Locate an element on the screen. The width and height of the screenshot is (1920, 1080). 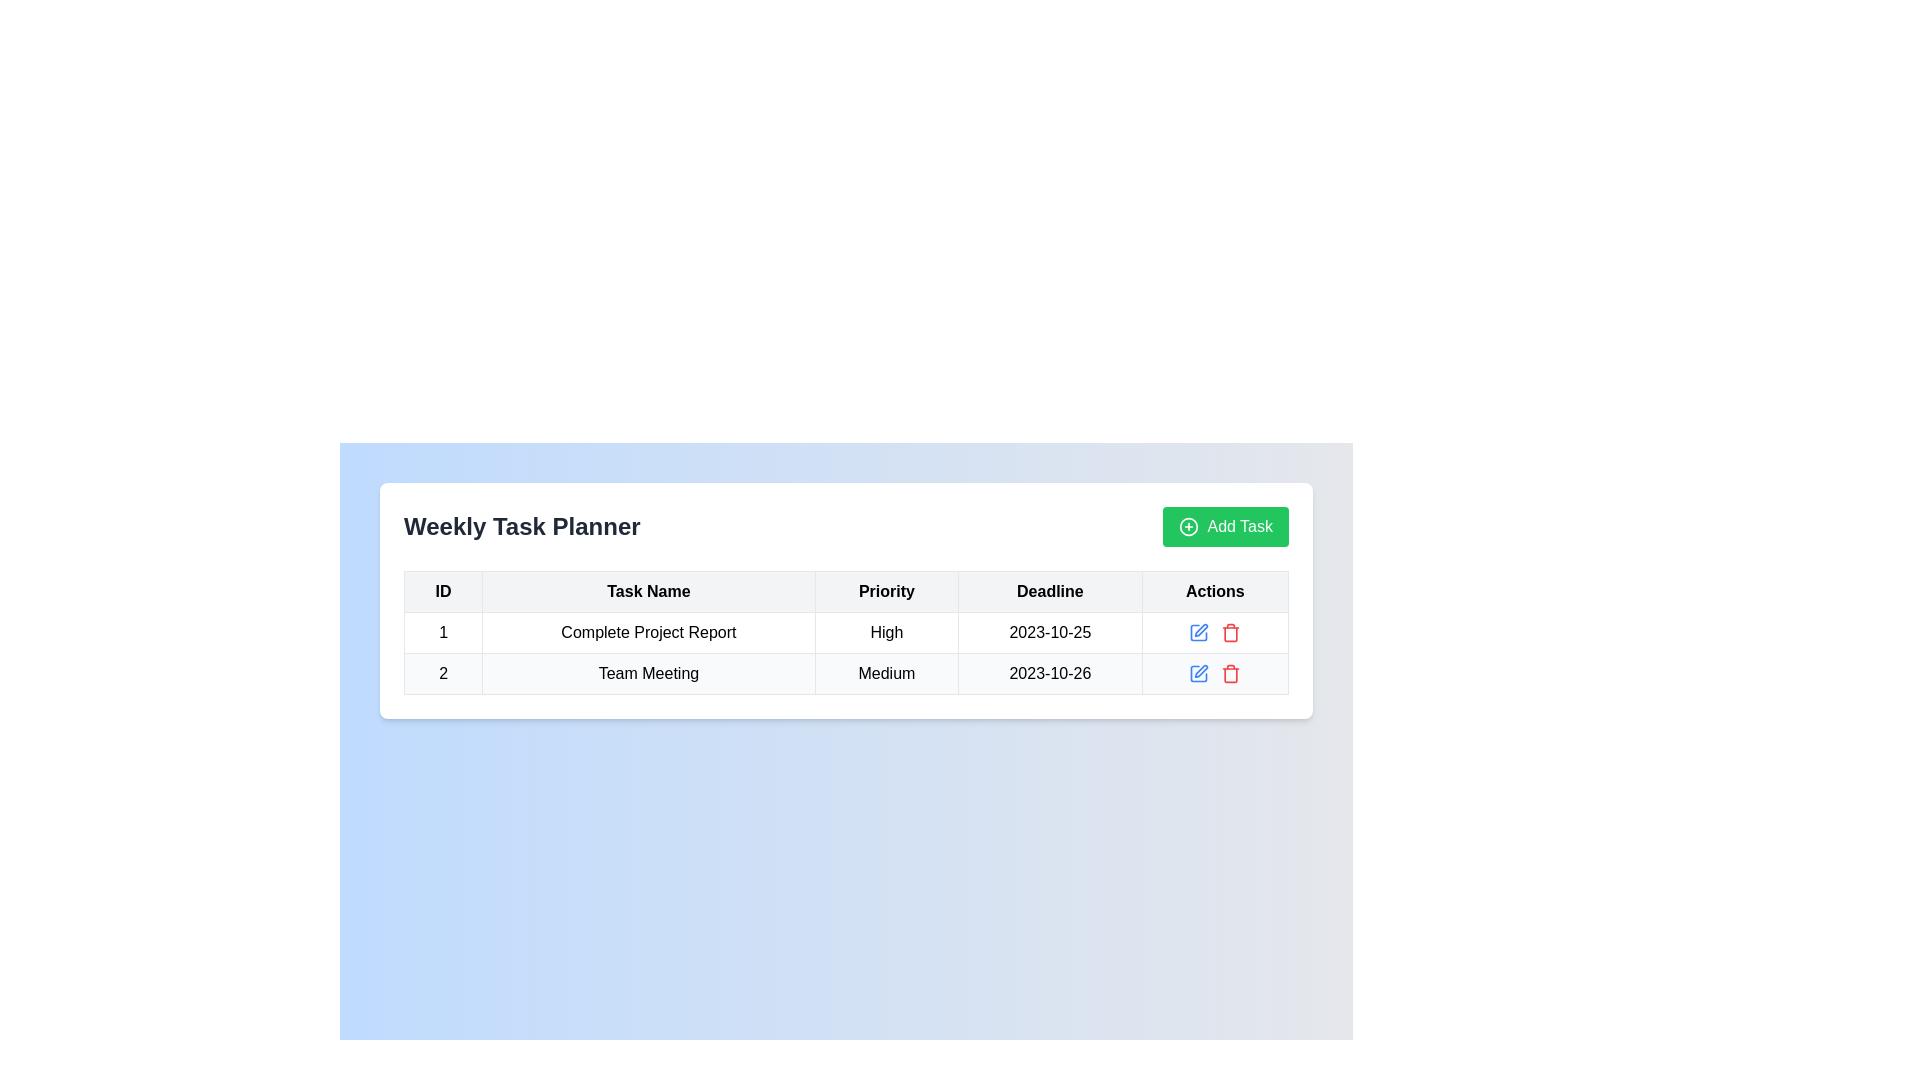
the numeric text "1" in the first cell of the table under the column titled "ID" is located at coordinates (442, 632).